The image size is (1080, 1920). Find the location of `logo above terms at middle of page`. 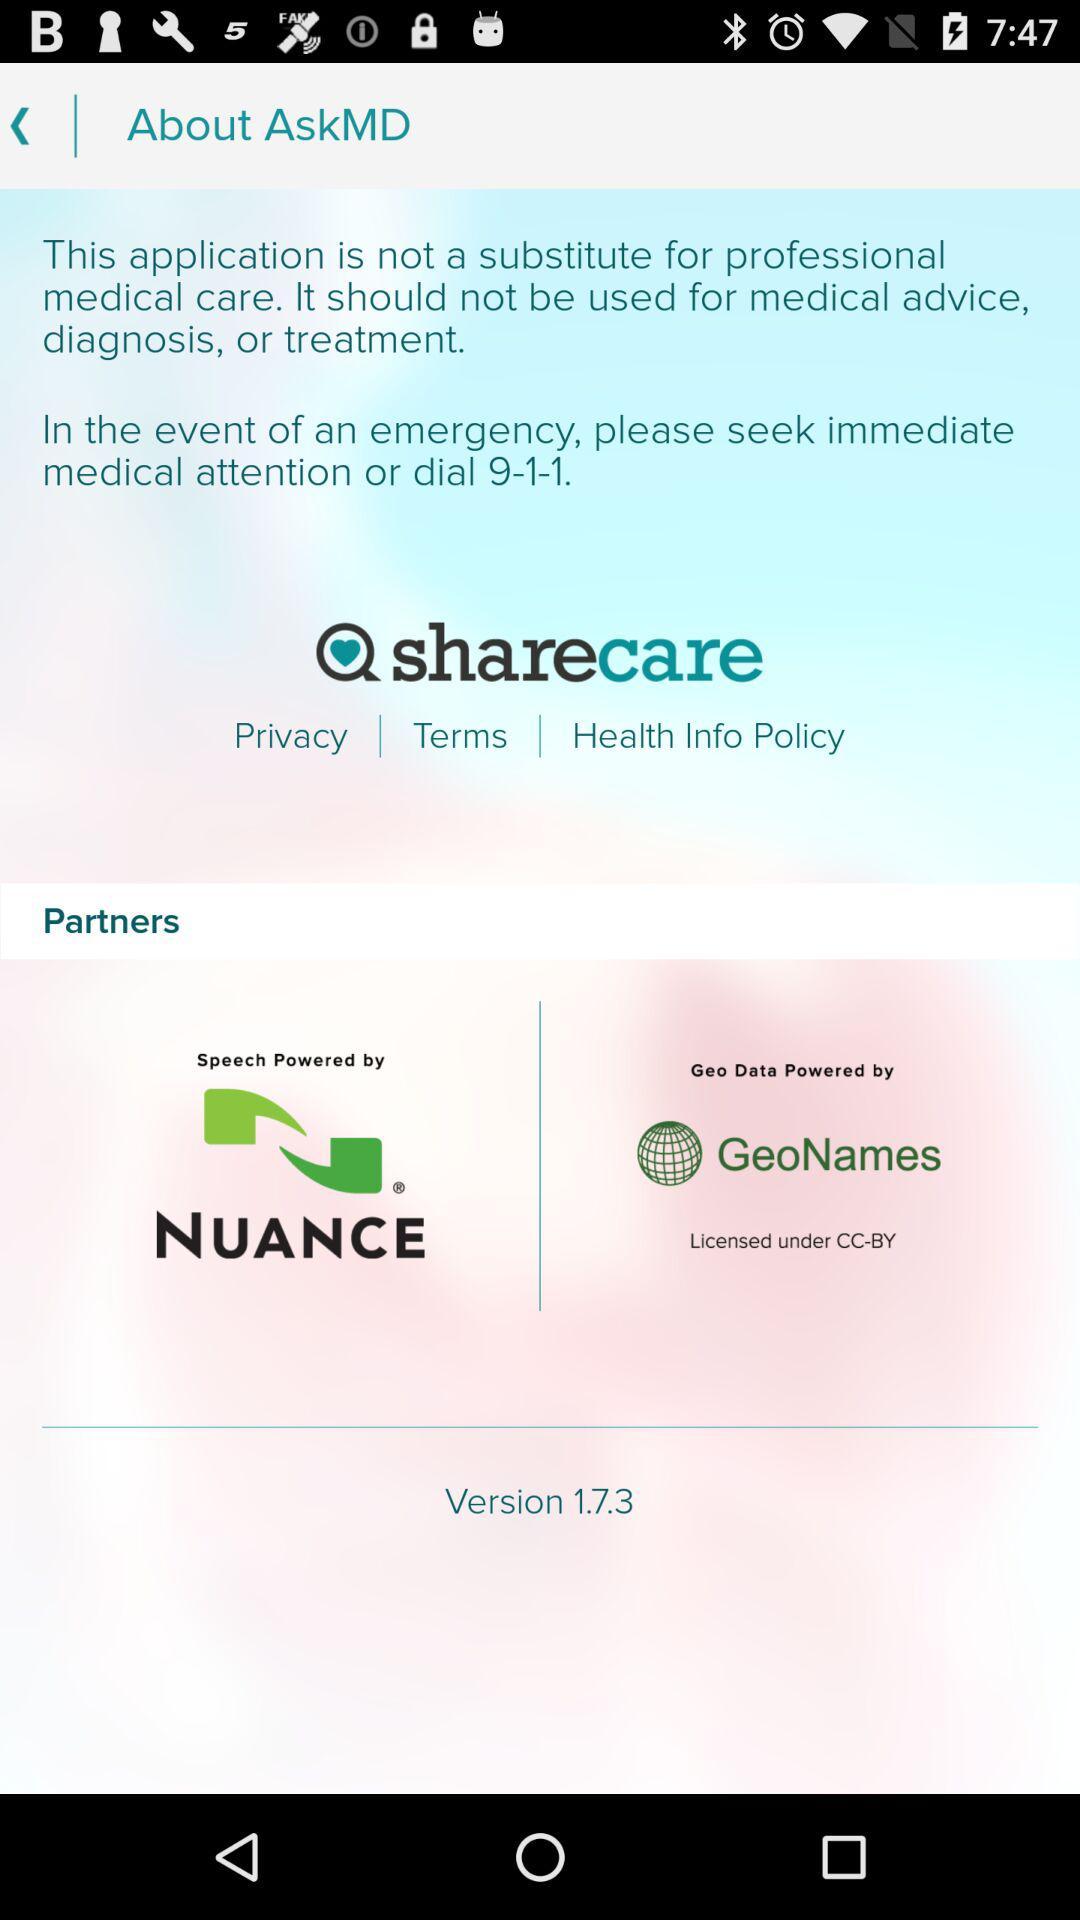

logo above terms at middle of page is located at coordinates (540, 652).